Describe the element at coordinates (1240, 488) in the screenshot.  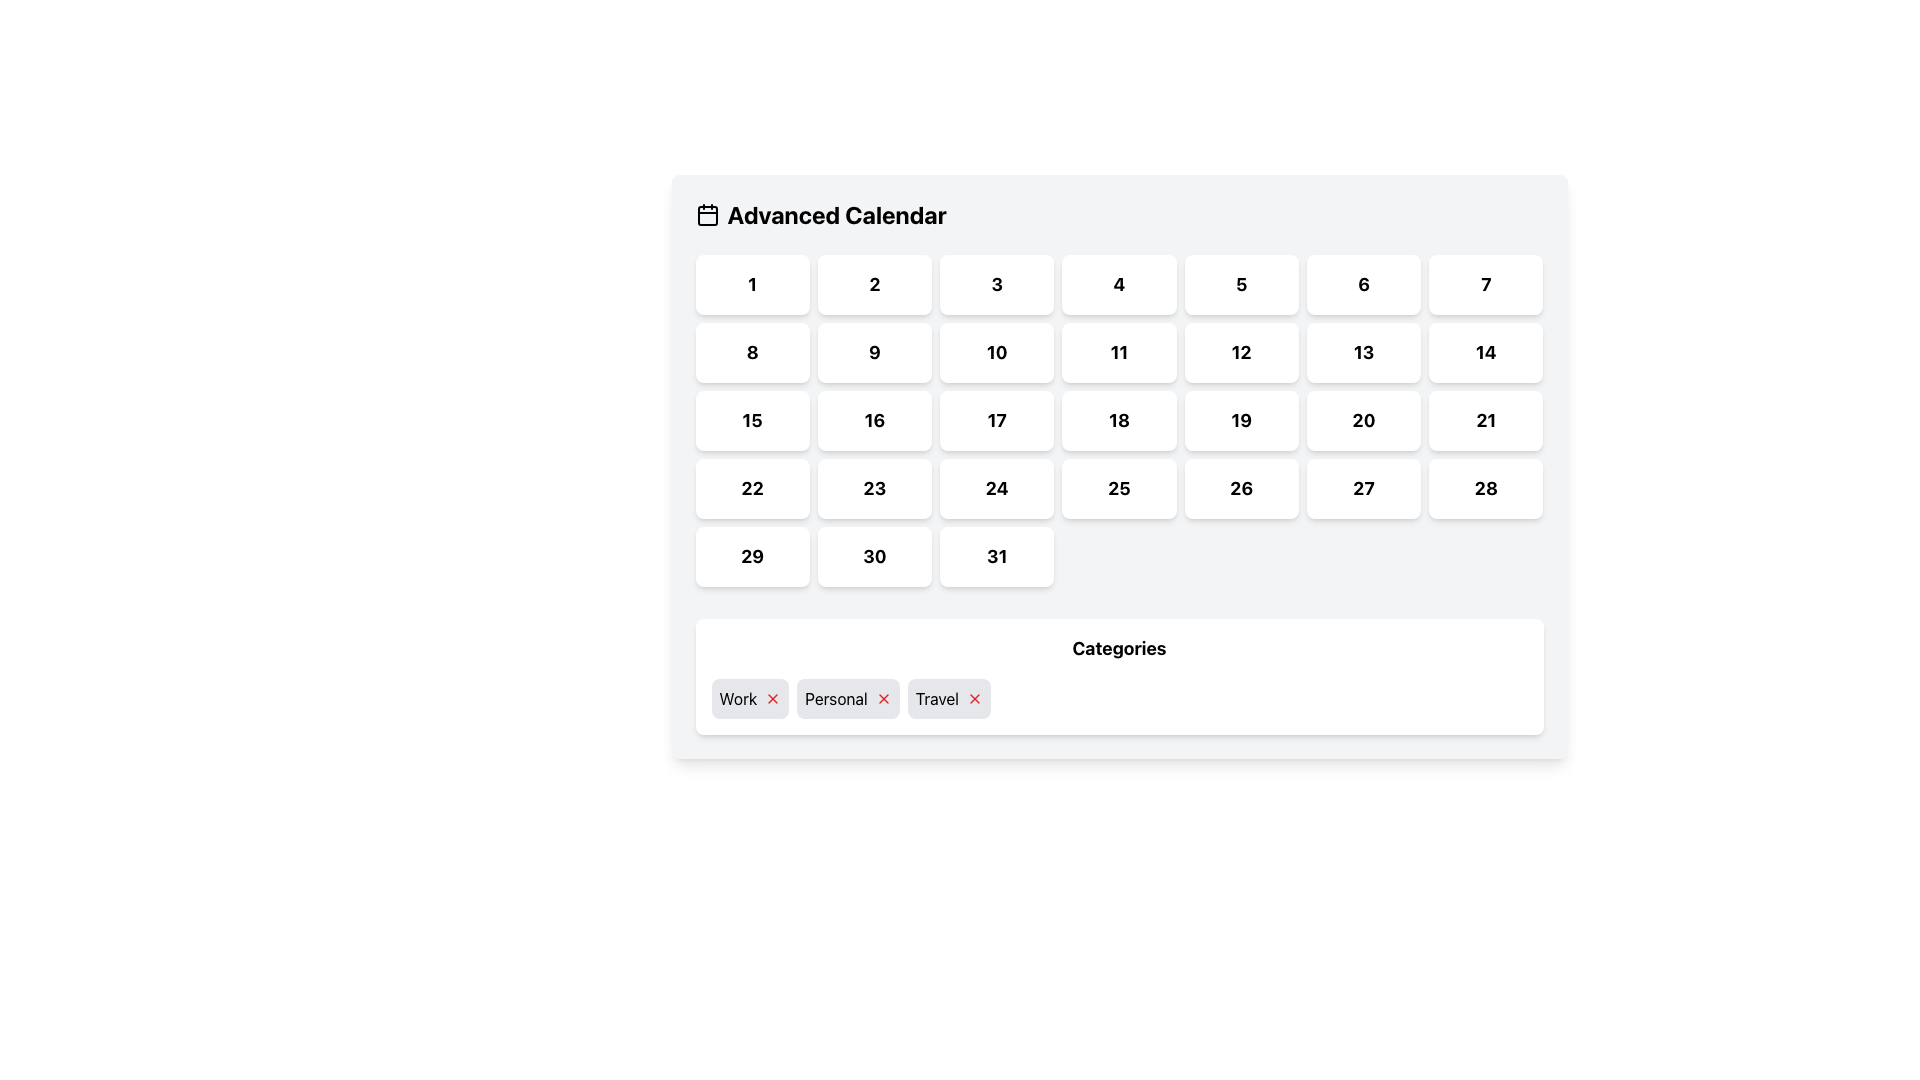
I see `the bold black text '26' inside the white rectangular button located` at that location.